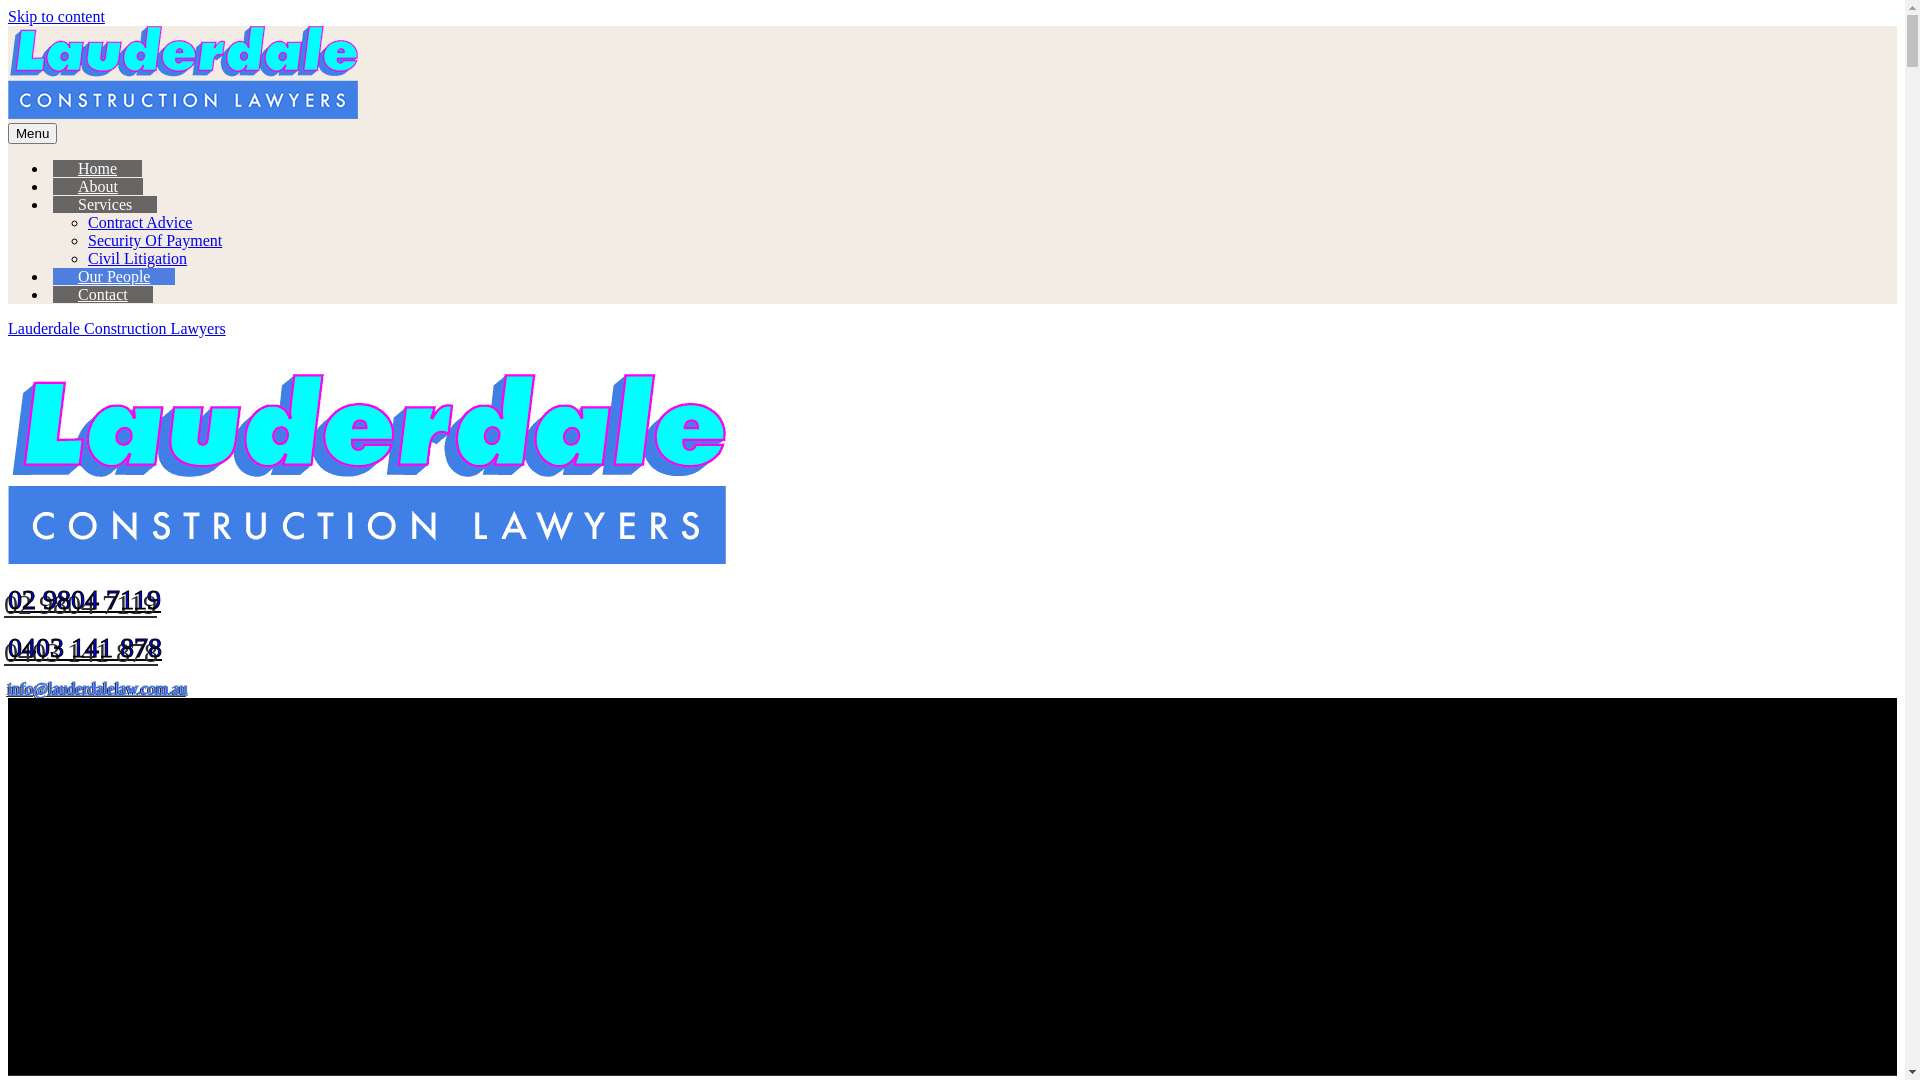 This screenshot has width=1920, height=1080. Describe the element at coordinates (86, 222) in the screenshot. I see `'Contract Advice'` at that location.